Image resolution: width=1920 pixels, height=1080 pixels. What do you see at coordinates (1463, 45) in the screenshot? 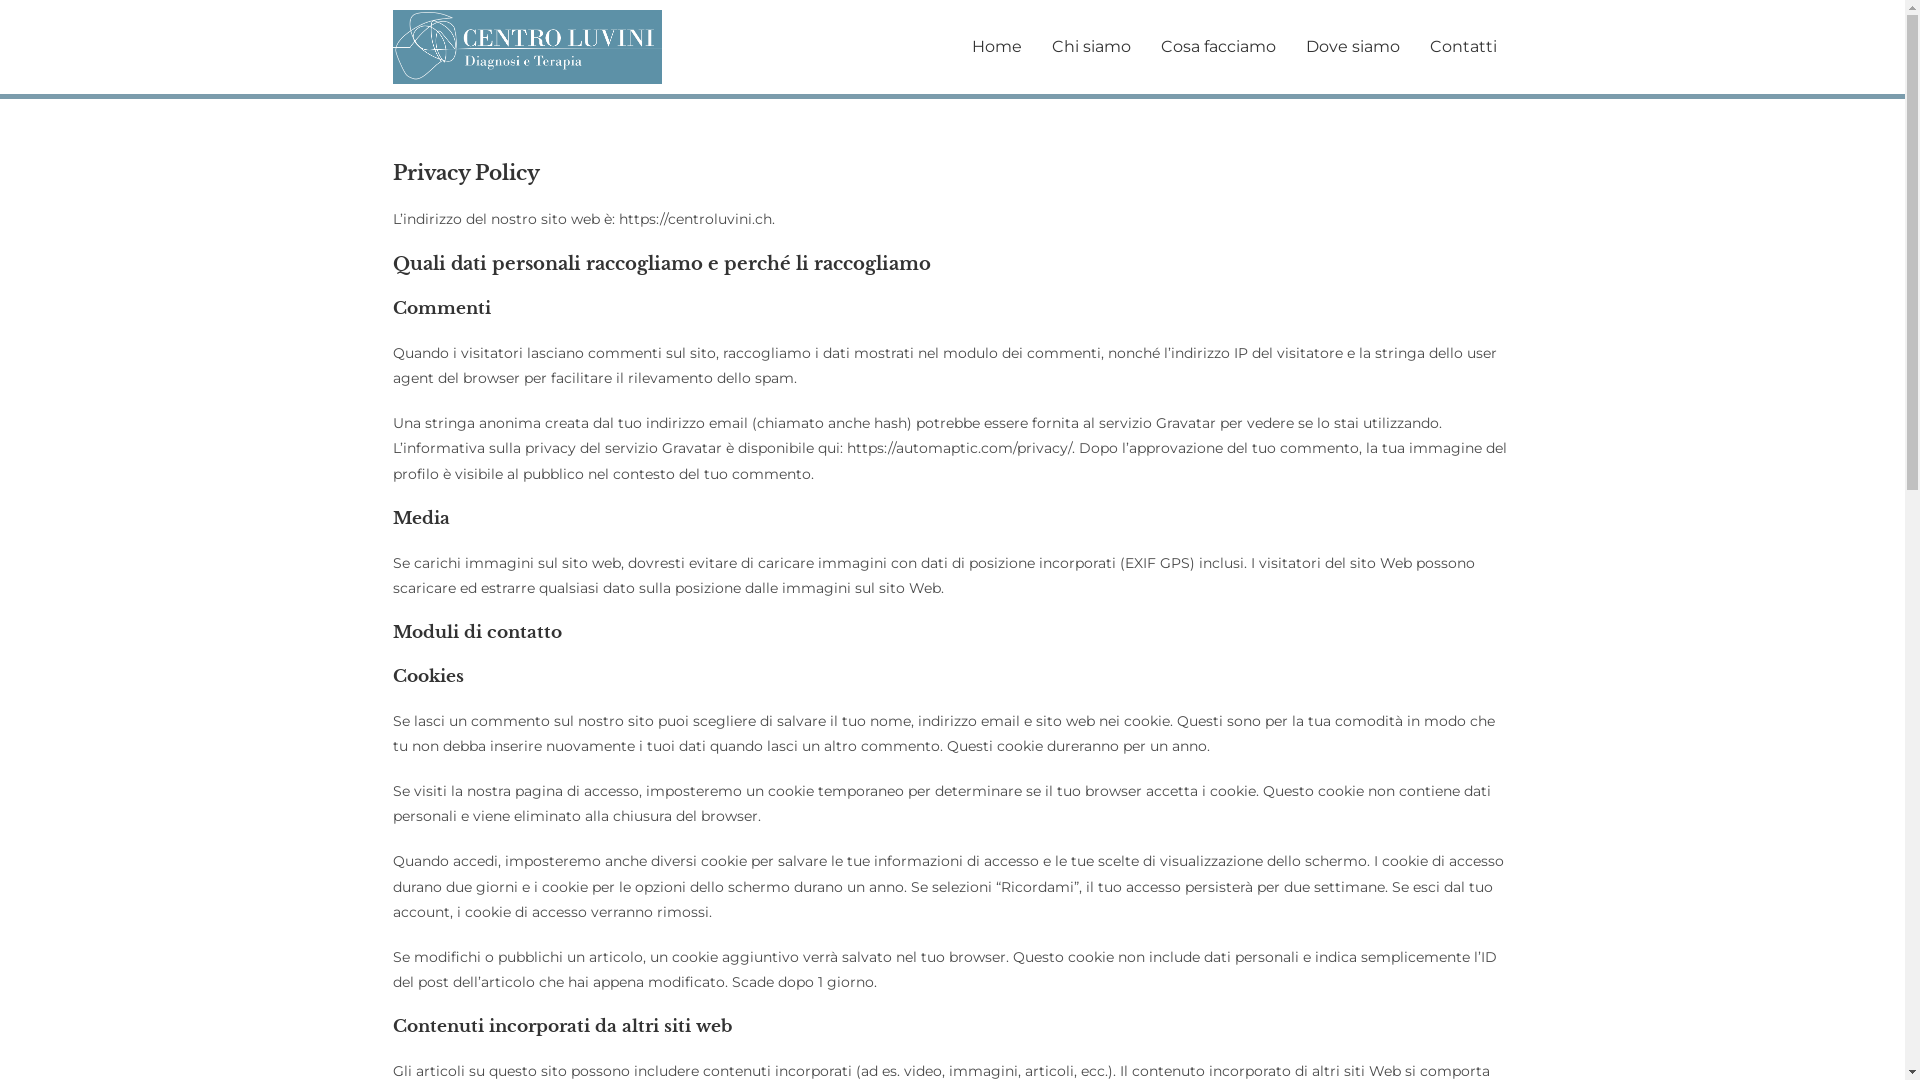
I see `'Contatti'` at bounding box center [1463, 45].